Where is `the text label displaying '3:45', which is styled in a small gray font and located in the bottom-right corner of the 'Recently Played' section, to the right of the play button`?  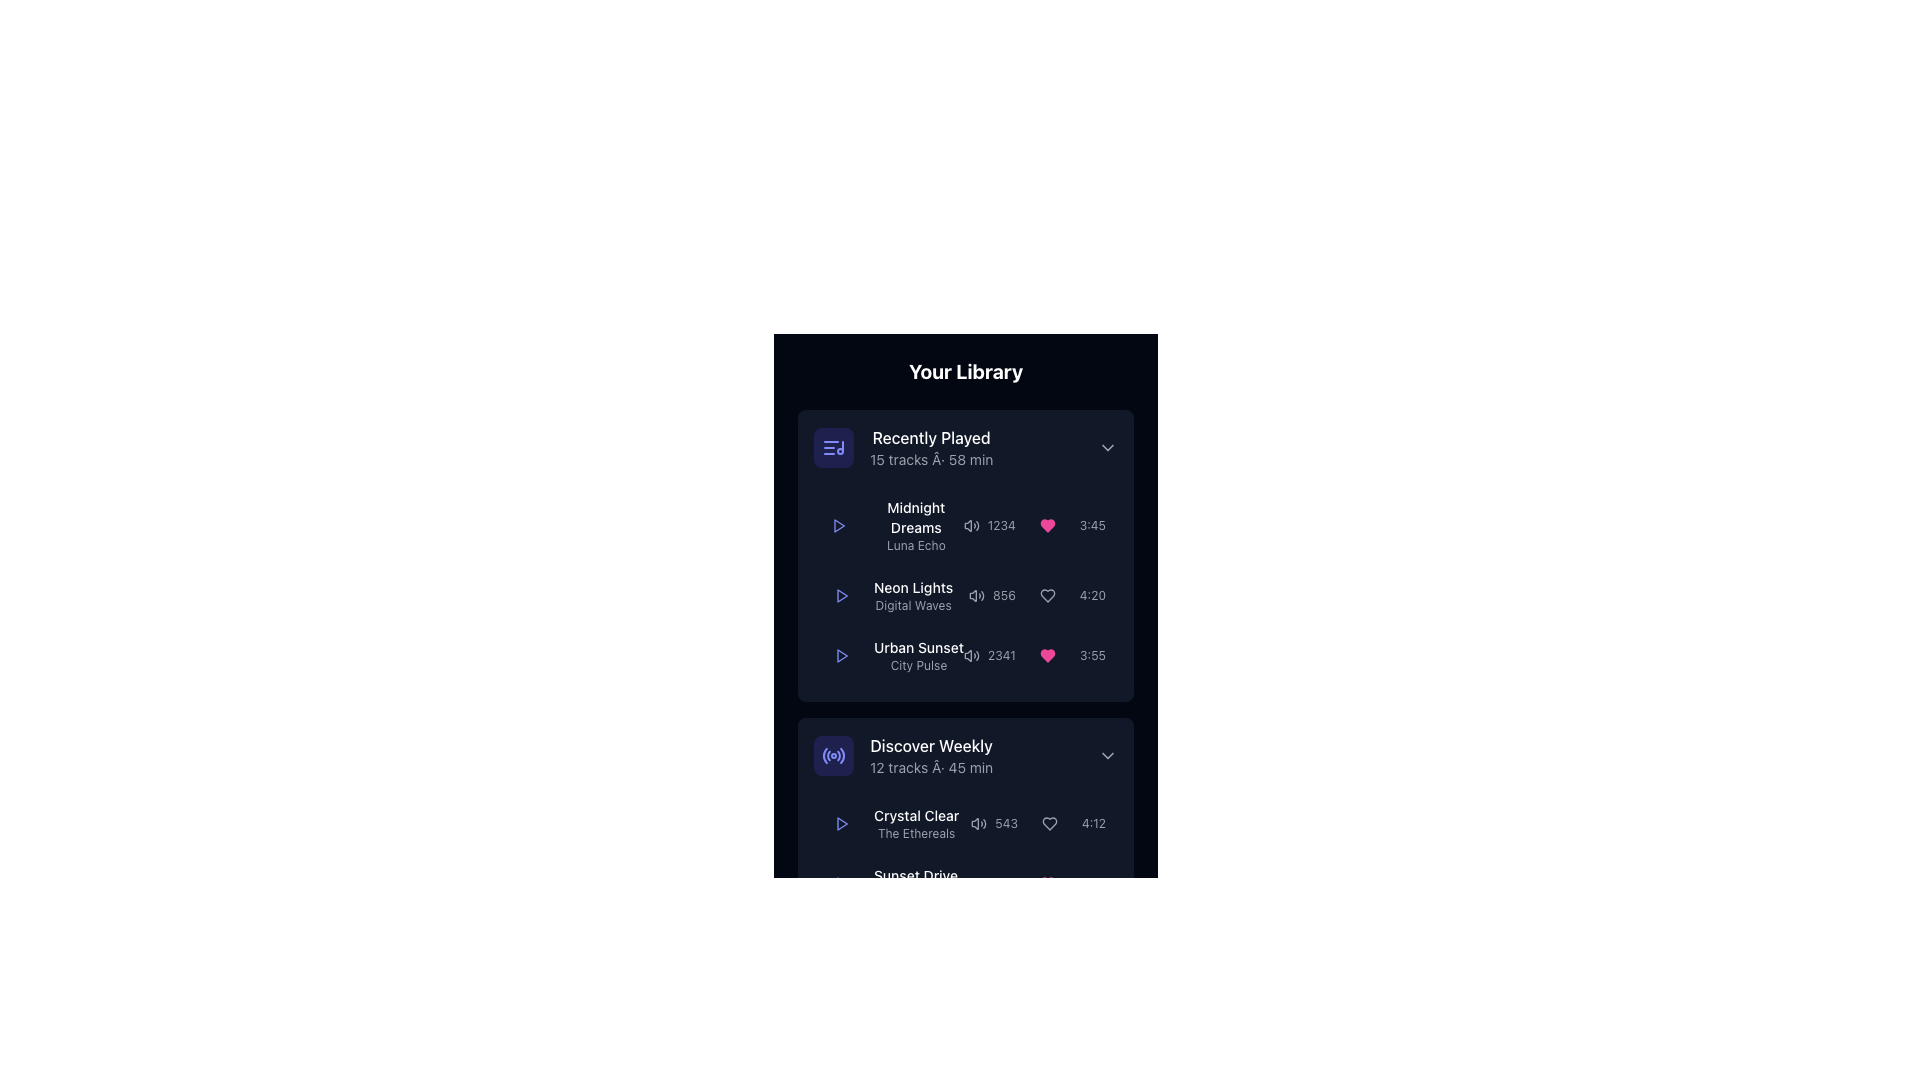 the text label displaying '3:45', which is styled in a small gray font and located in the bottom-right corner of the 'Recently Played' section, to the right of the play button is located at coordinates (1091, 524).